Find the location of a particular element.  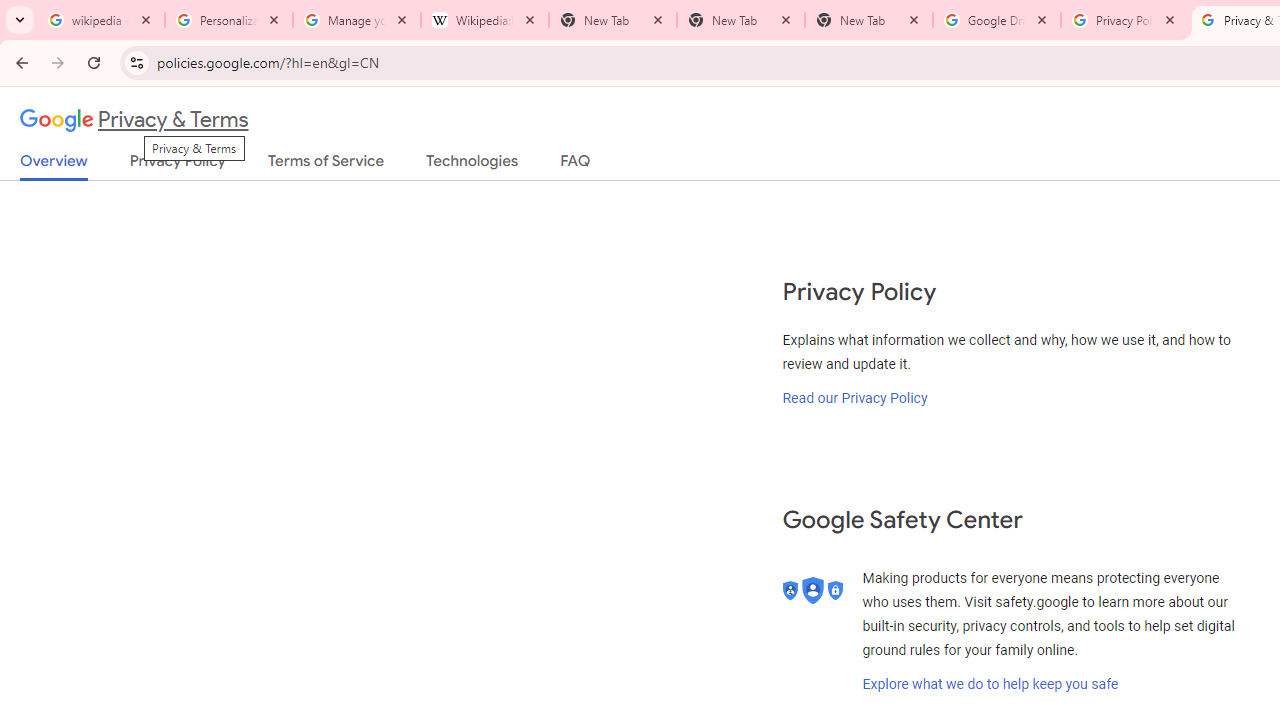

'Personalization & Google Search results - Google Search Help' is located at coordinates (229, 20).